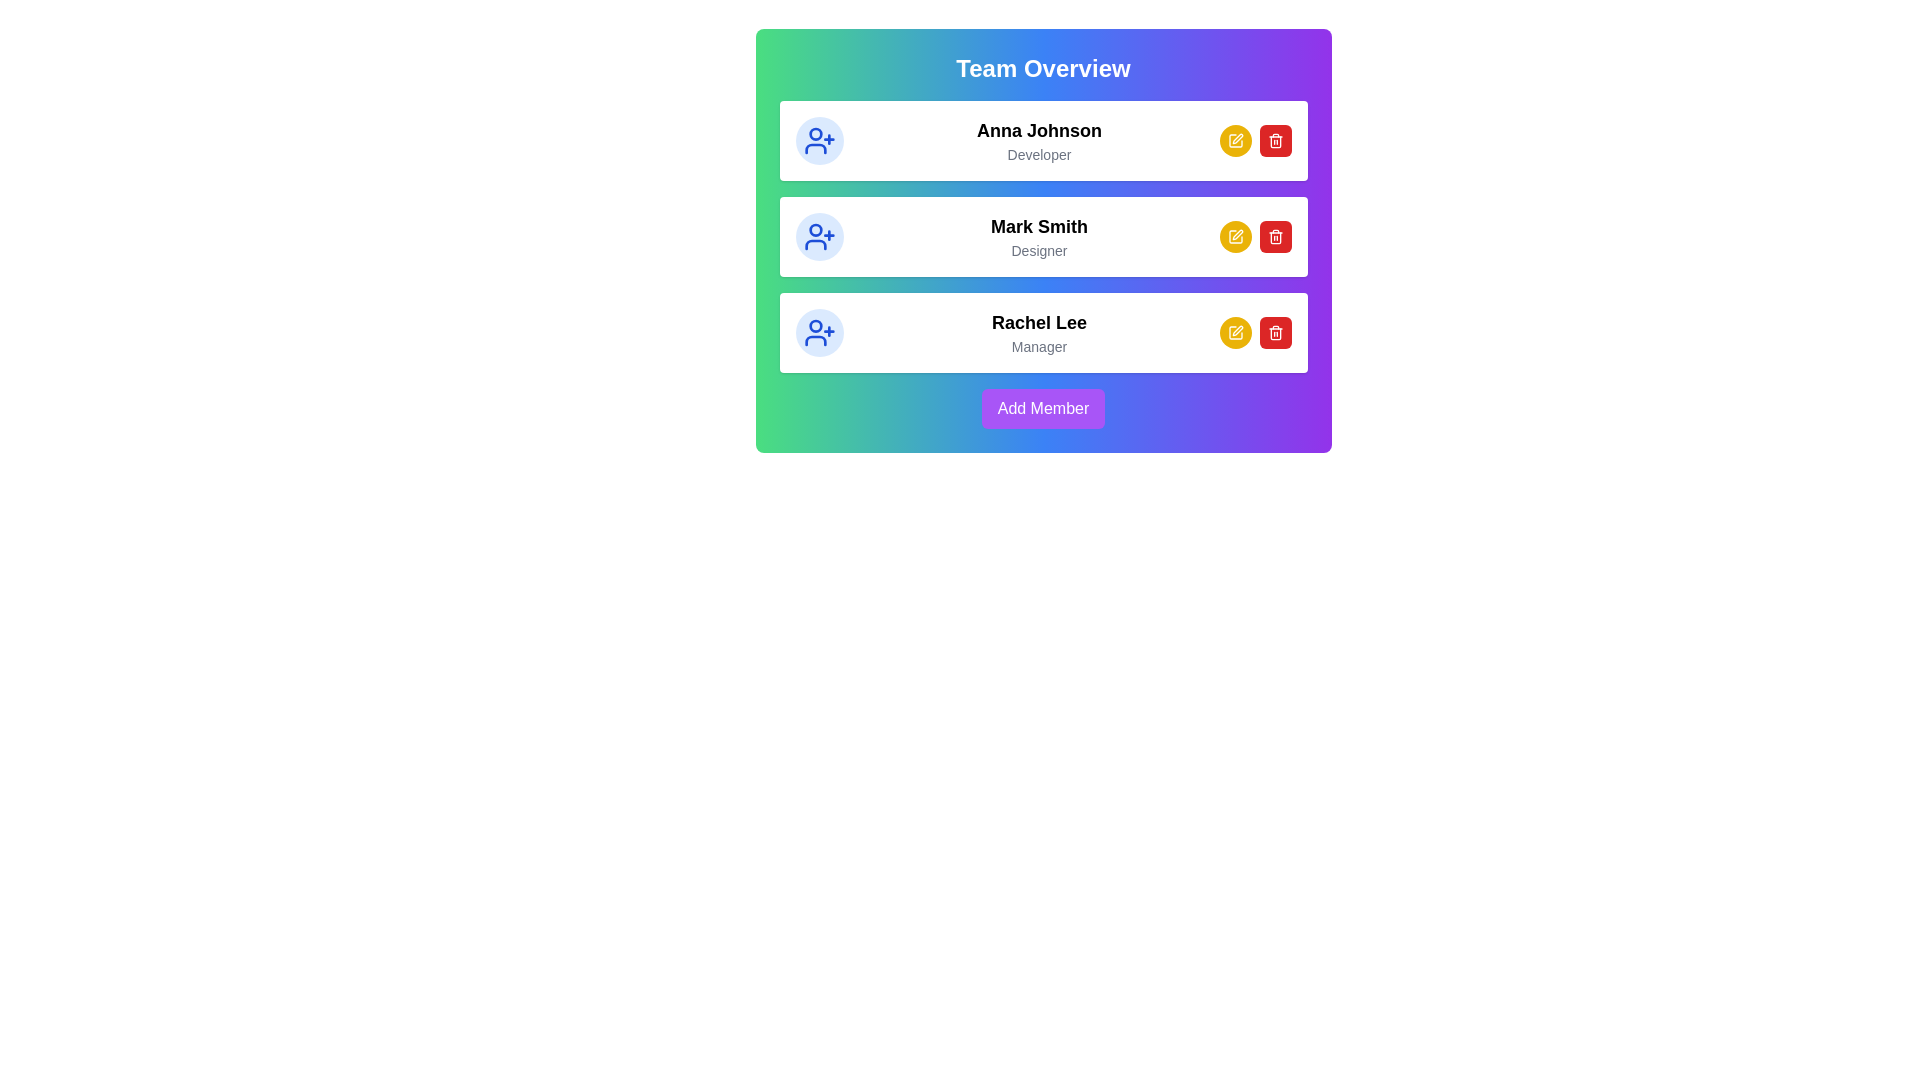  Describe the element at coordinates (1042, 407) in the screenshot. I see `the 'Add Member' button located at the bottom center of the 'Team Overview' section, which has a purple background and rounded corners` at that location.